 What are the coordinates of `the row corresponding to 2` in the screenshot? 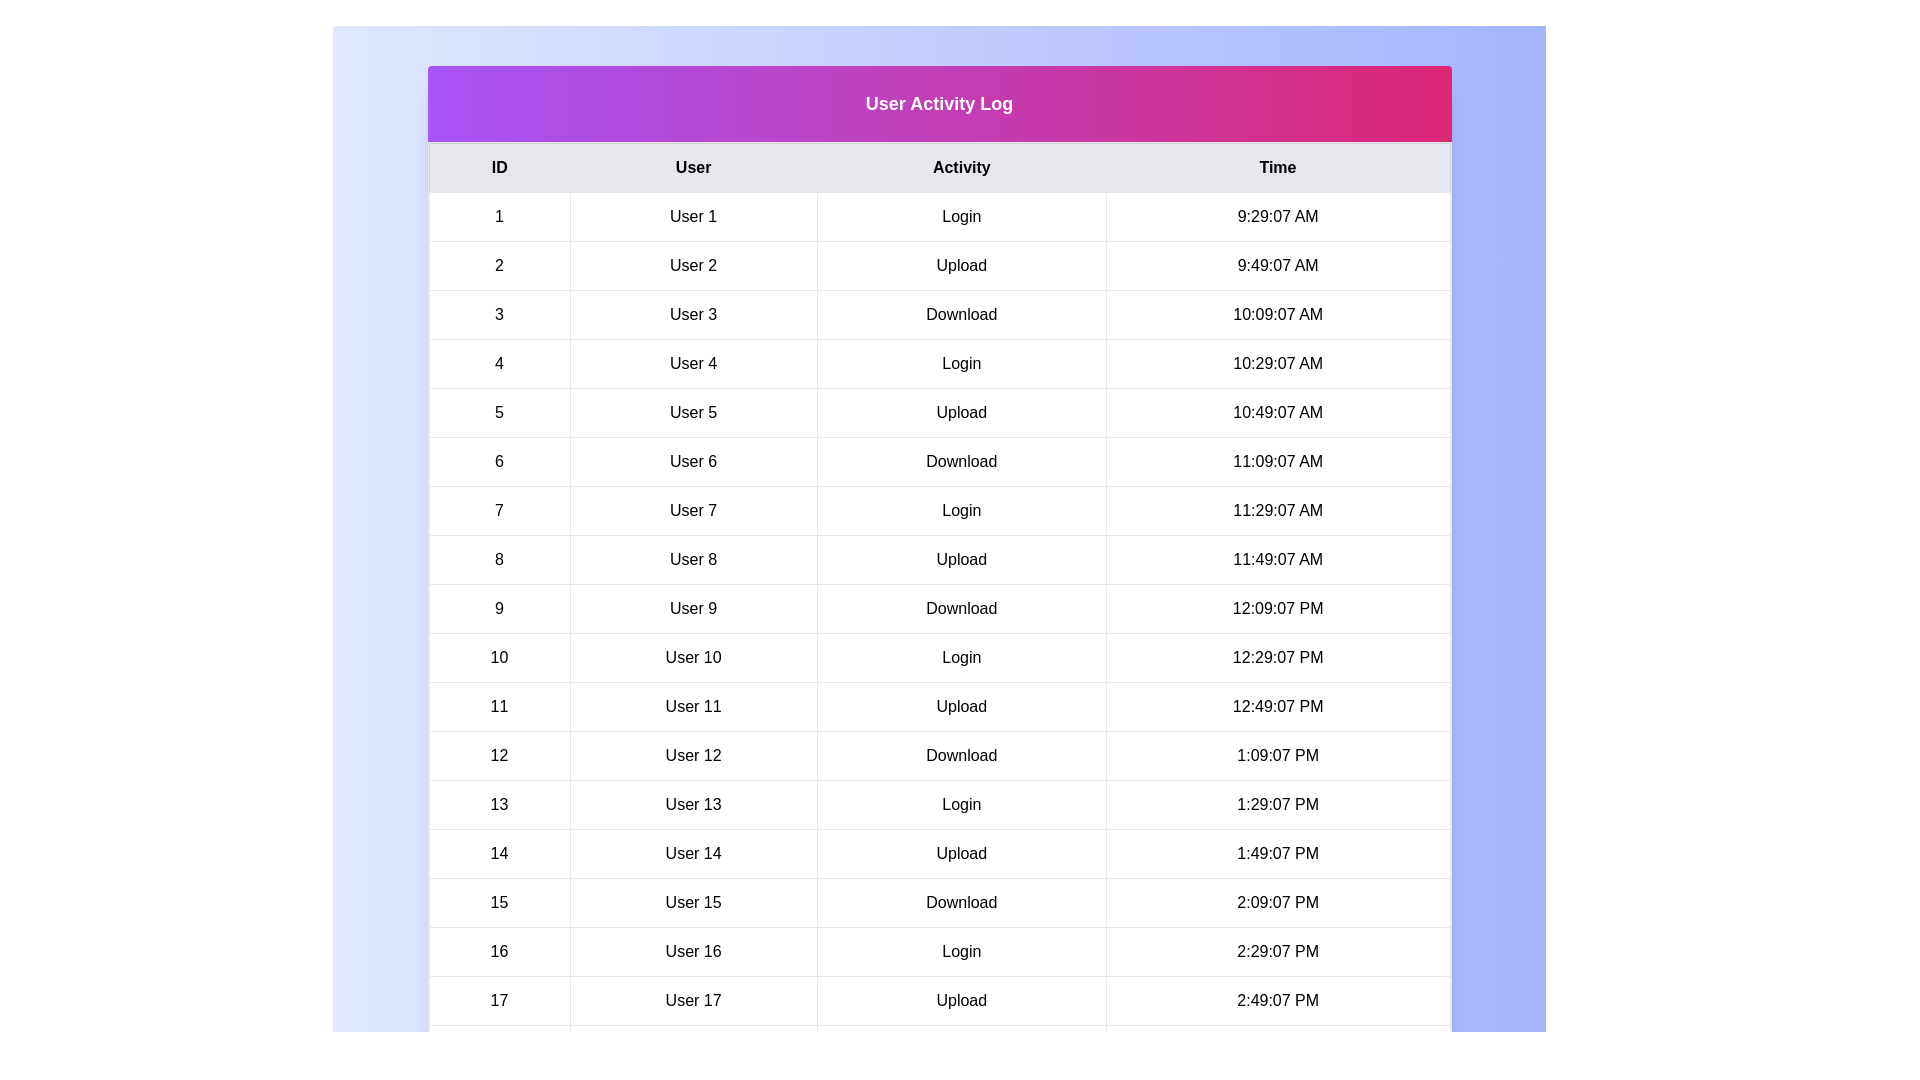 It's located at (938, 265).